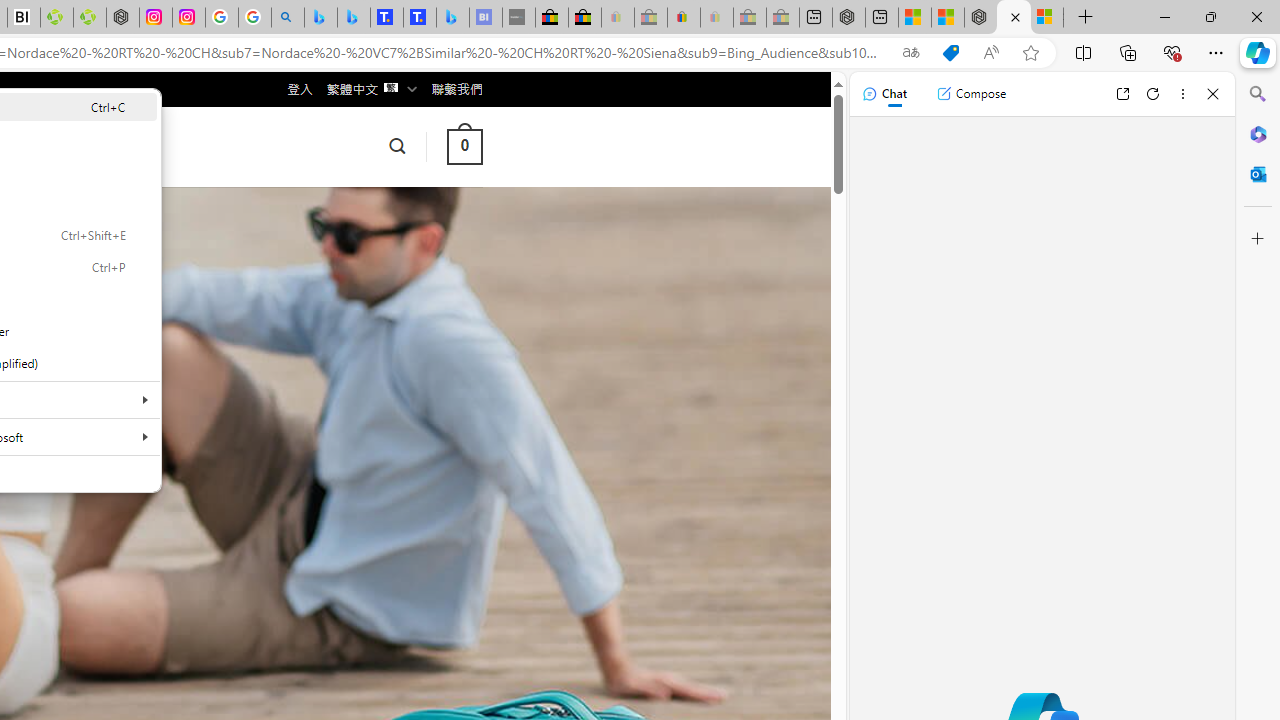 Image resolution: width=1280 pixels, height=720 pixels. I want to click on 'Compose', so click(971, 93).